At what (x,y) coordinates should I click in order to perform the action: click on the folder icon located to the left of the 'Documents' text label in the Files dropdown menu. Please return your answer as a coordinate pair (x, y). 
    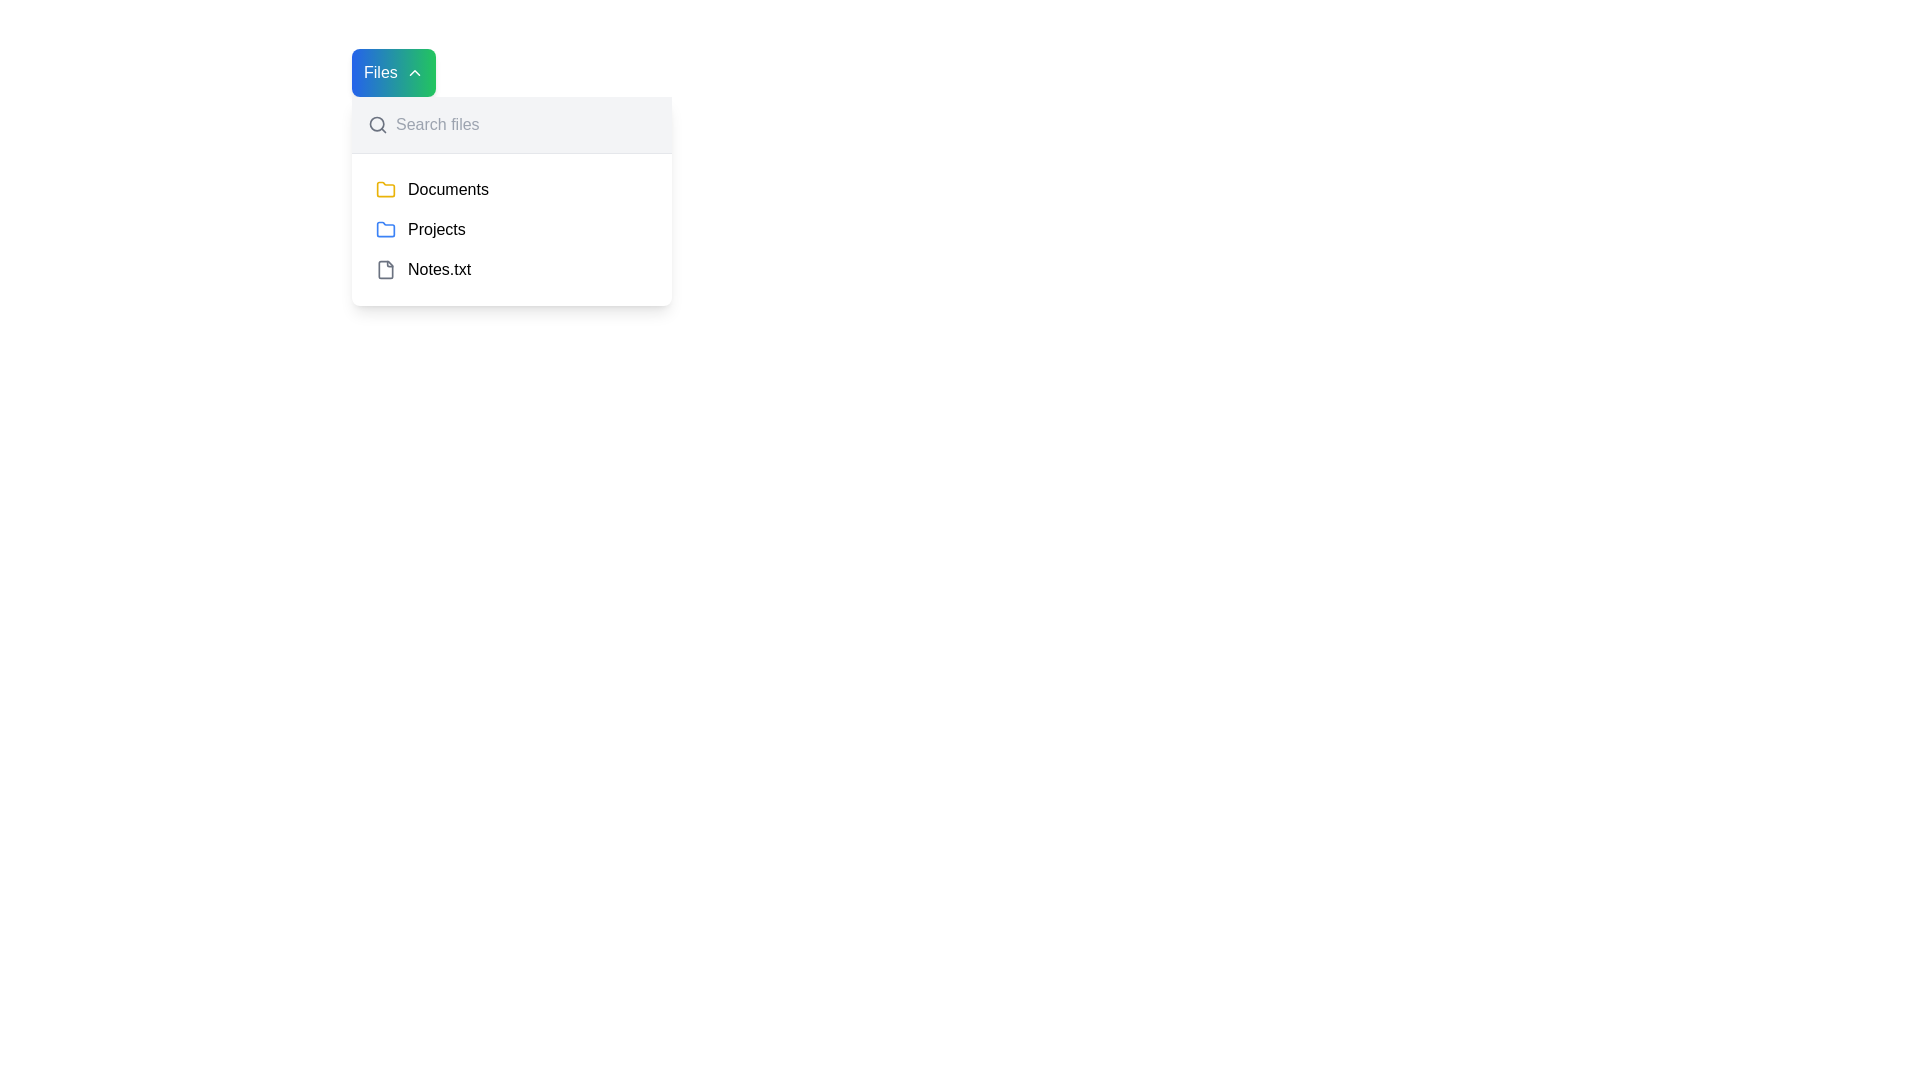
    Looking at the image, I should click on (385, 189).